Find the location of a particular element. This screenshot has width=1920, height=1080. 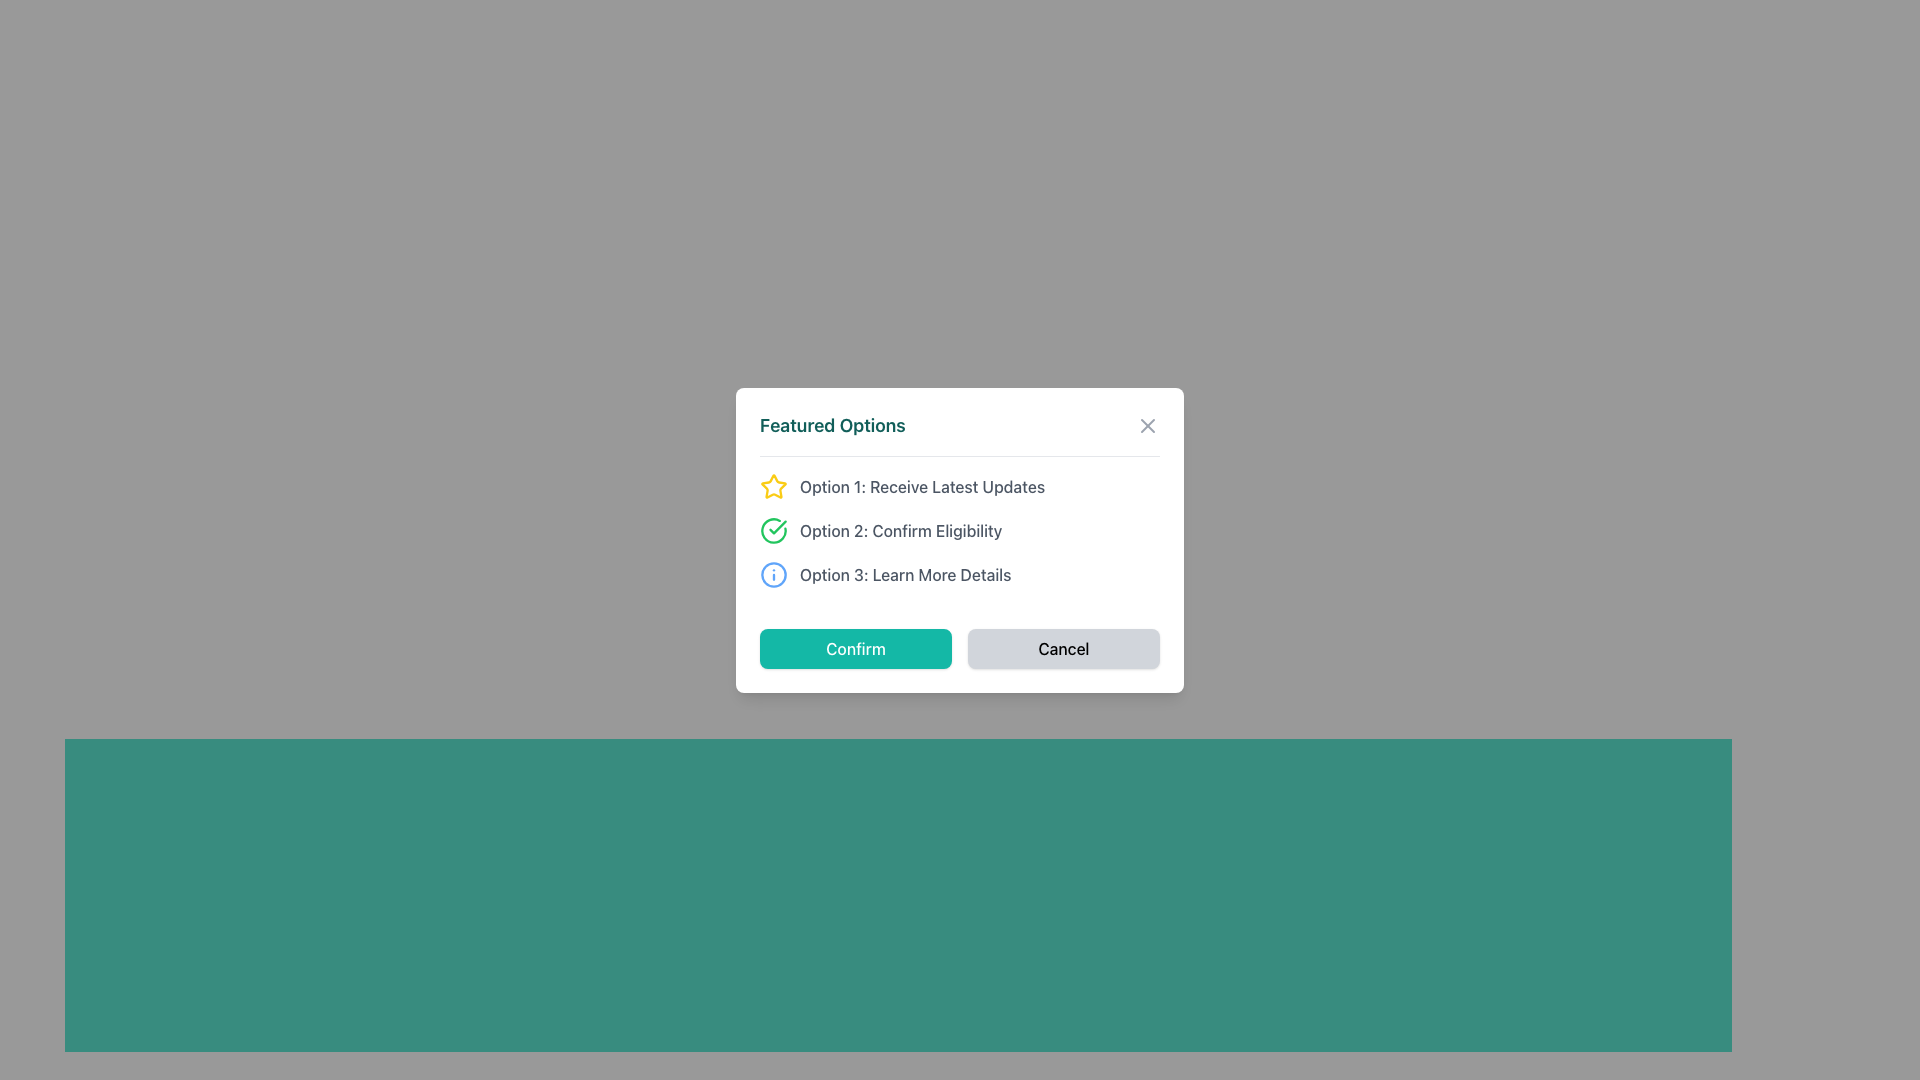

the button group at the bottom of the 'Featured Options' modal window to observe the hover effects is located at coordinates (960, 648).